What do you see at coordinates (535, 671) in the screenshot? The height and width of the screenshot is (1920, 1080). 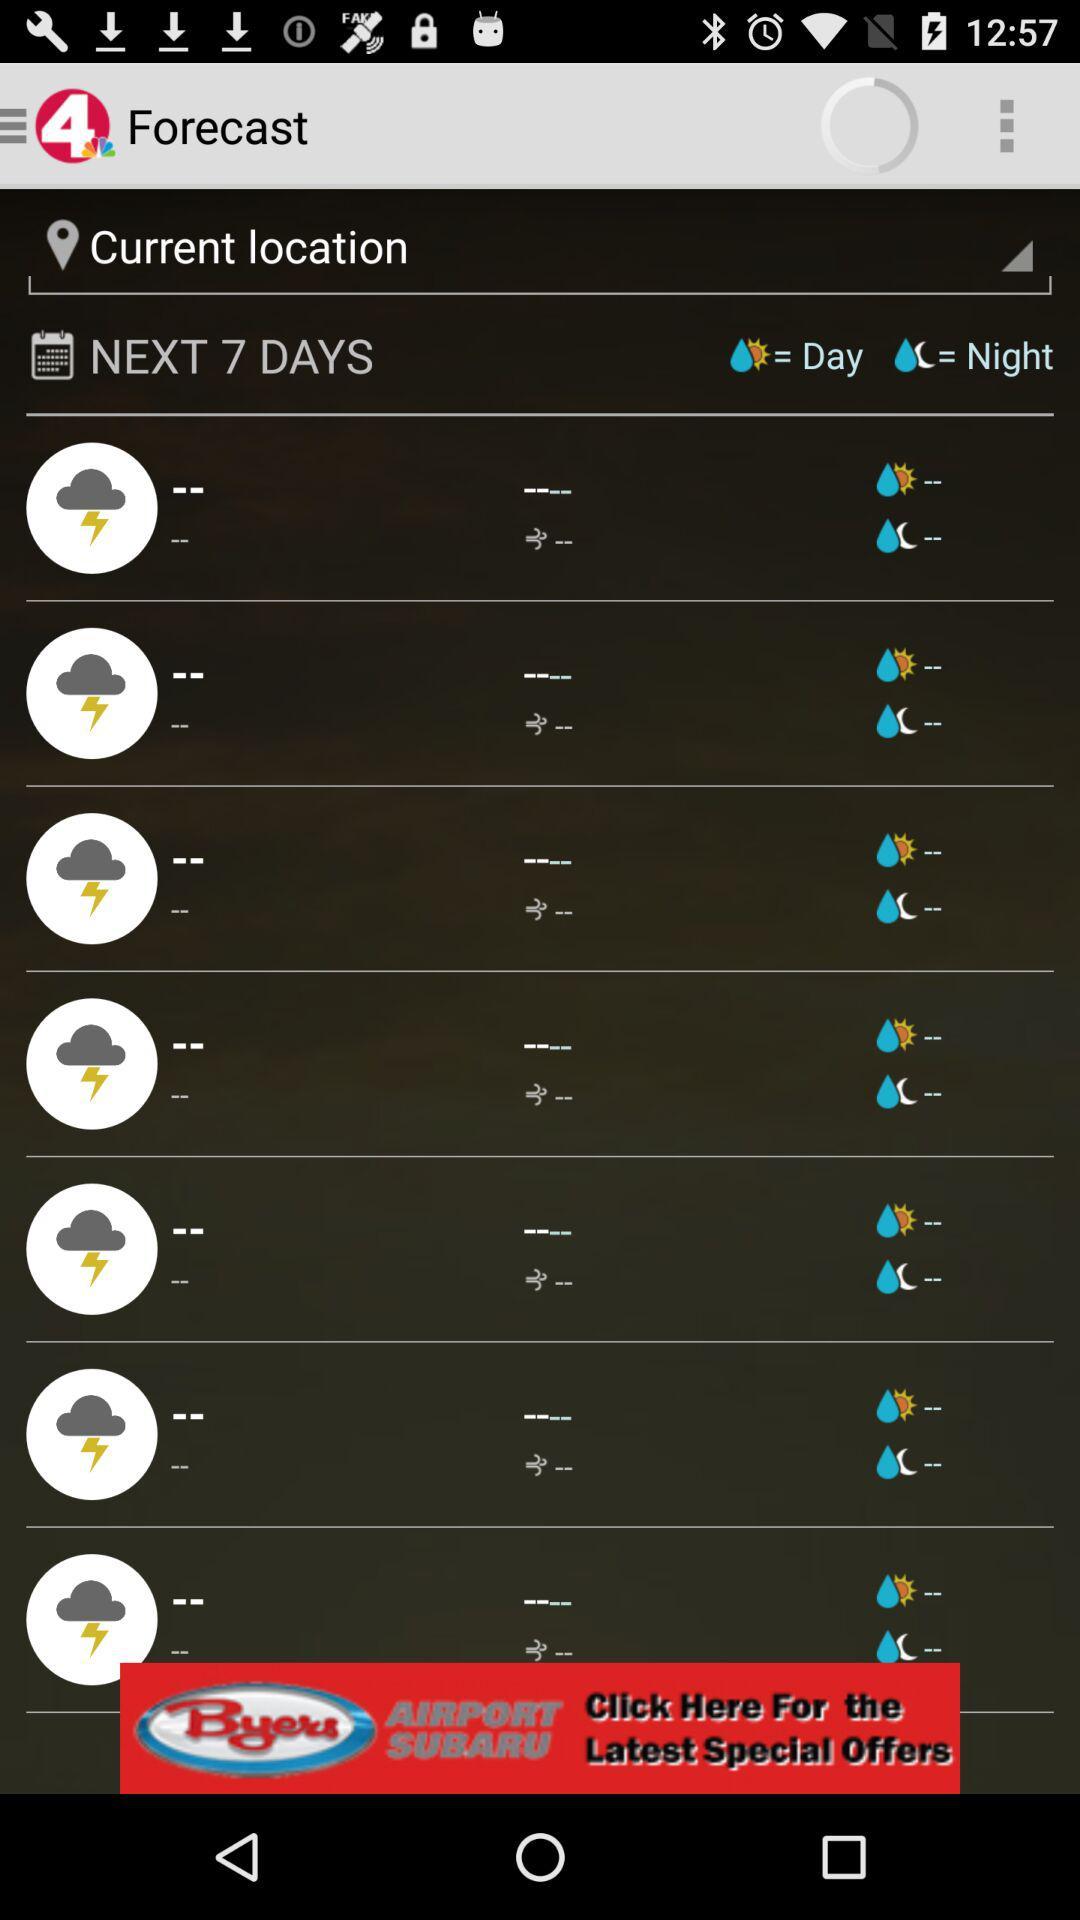 I see `-- app` at bounding box center [535, 671].